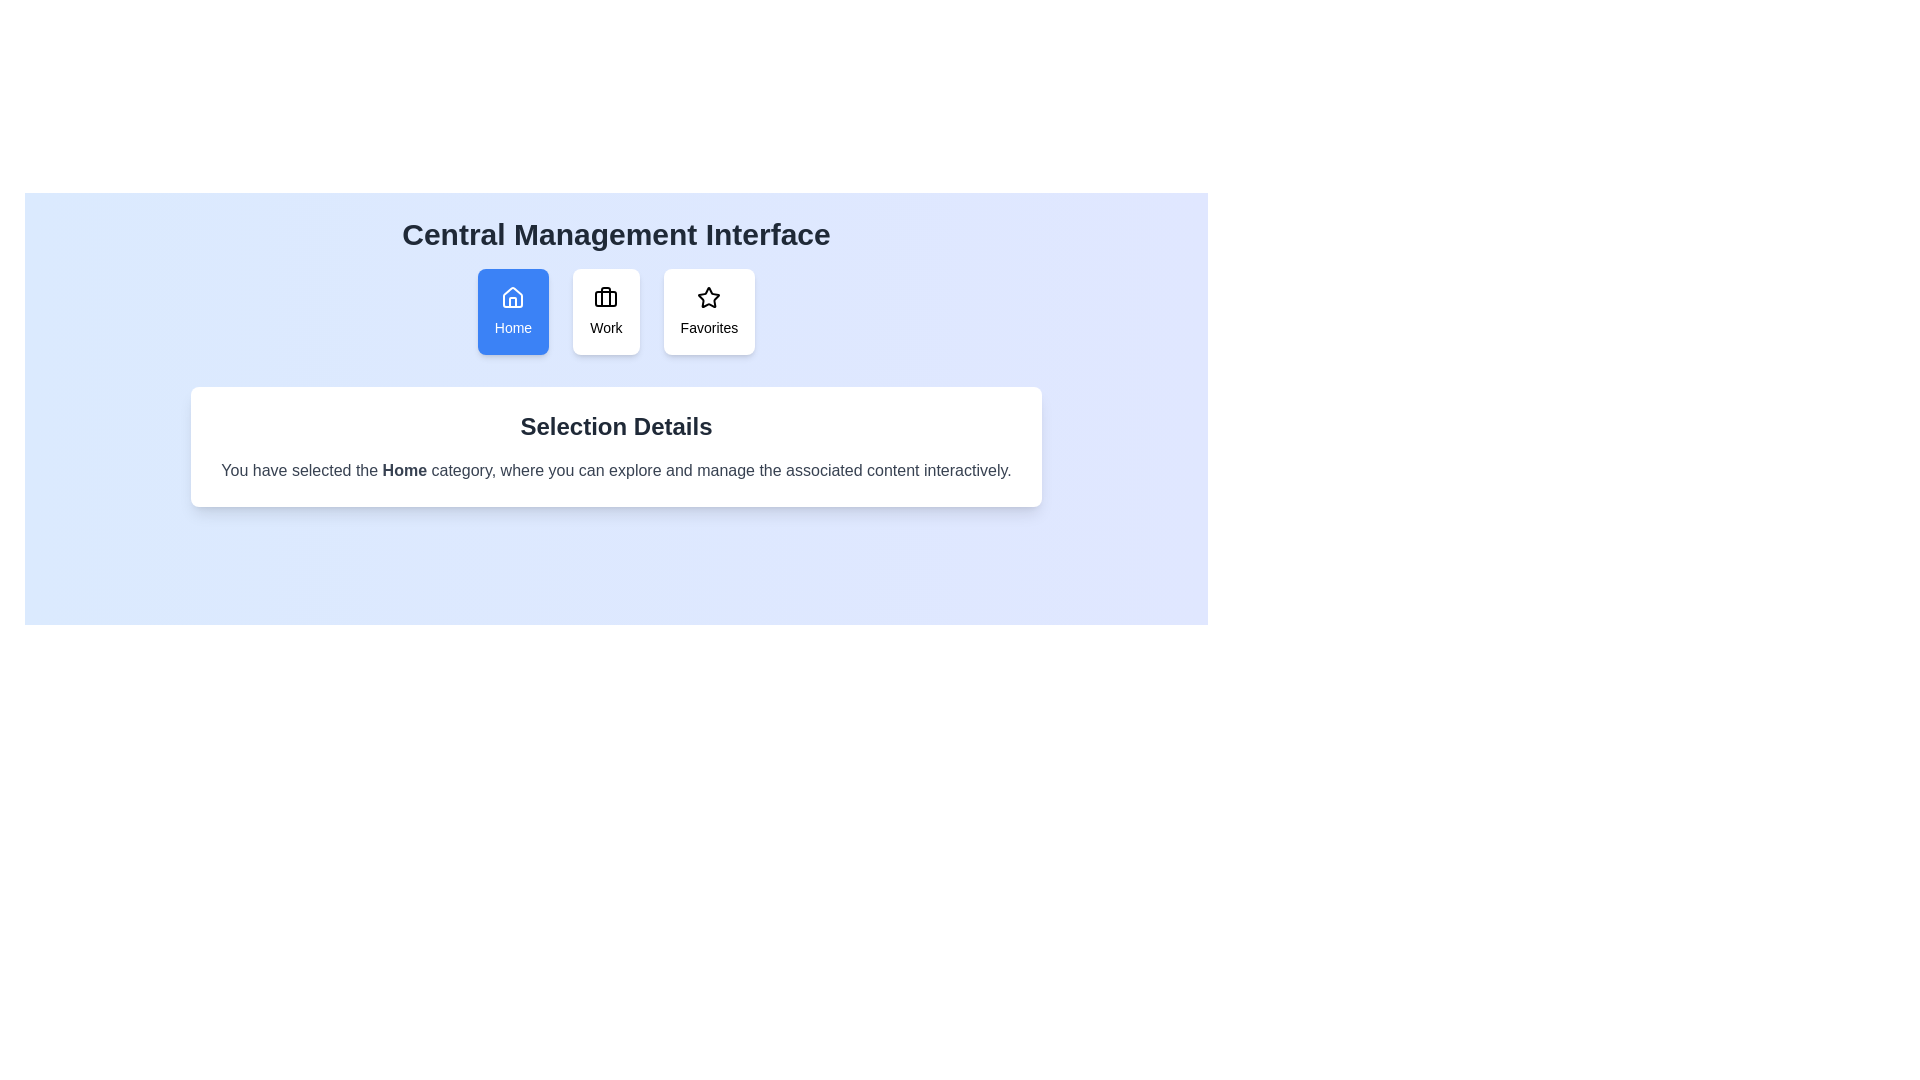 This screenshot has height=1080, width=1920. Describe the element at coordinates (403, 470) in the screenshot. I see `the text element displaying 'Home' which is bold and located under the 'Selection Details' heading` at that location.